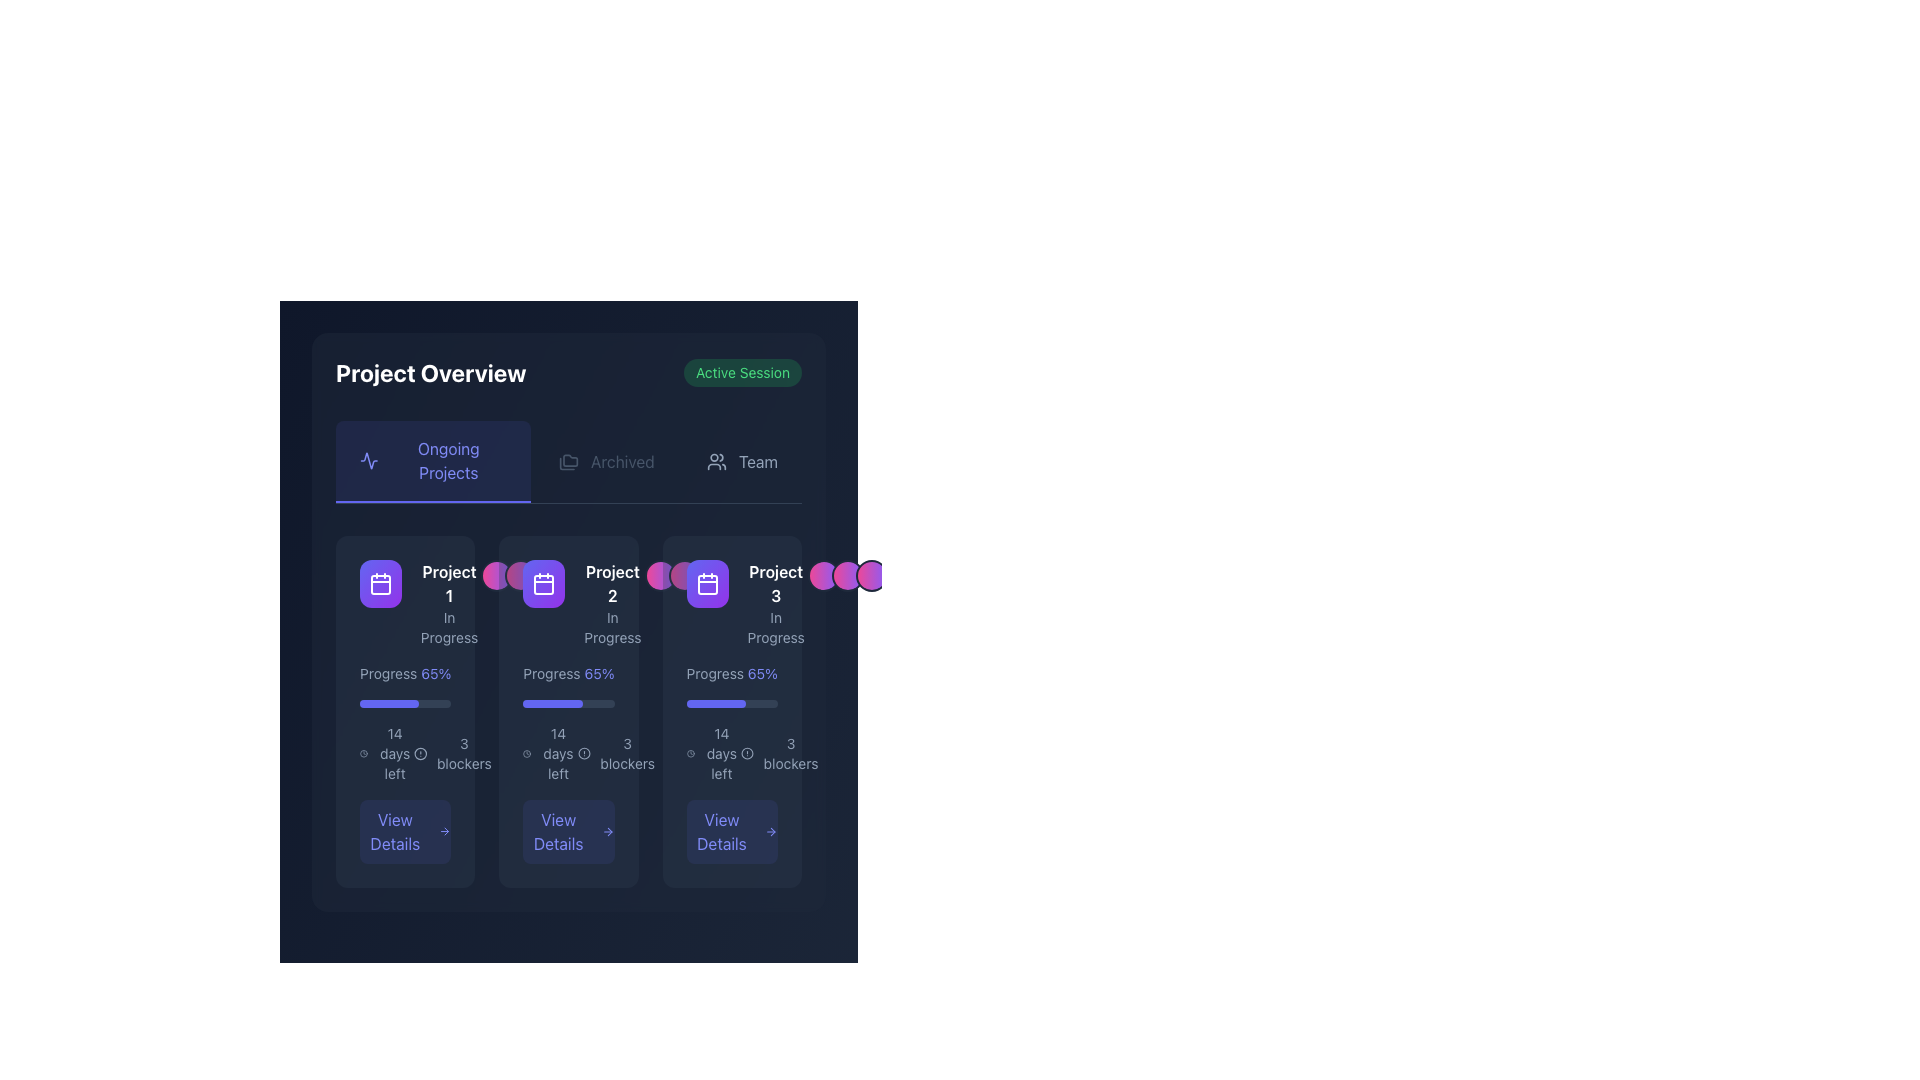  What do you see at coordinates (521, 575) in the screenshot?
I see `the view on the Avatar group consisting of three circular avatars with a gradient background, located within the 'Project 2' card in the 'Ongoing Projects' section` at bounding box center [521, 575].